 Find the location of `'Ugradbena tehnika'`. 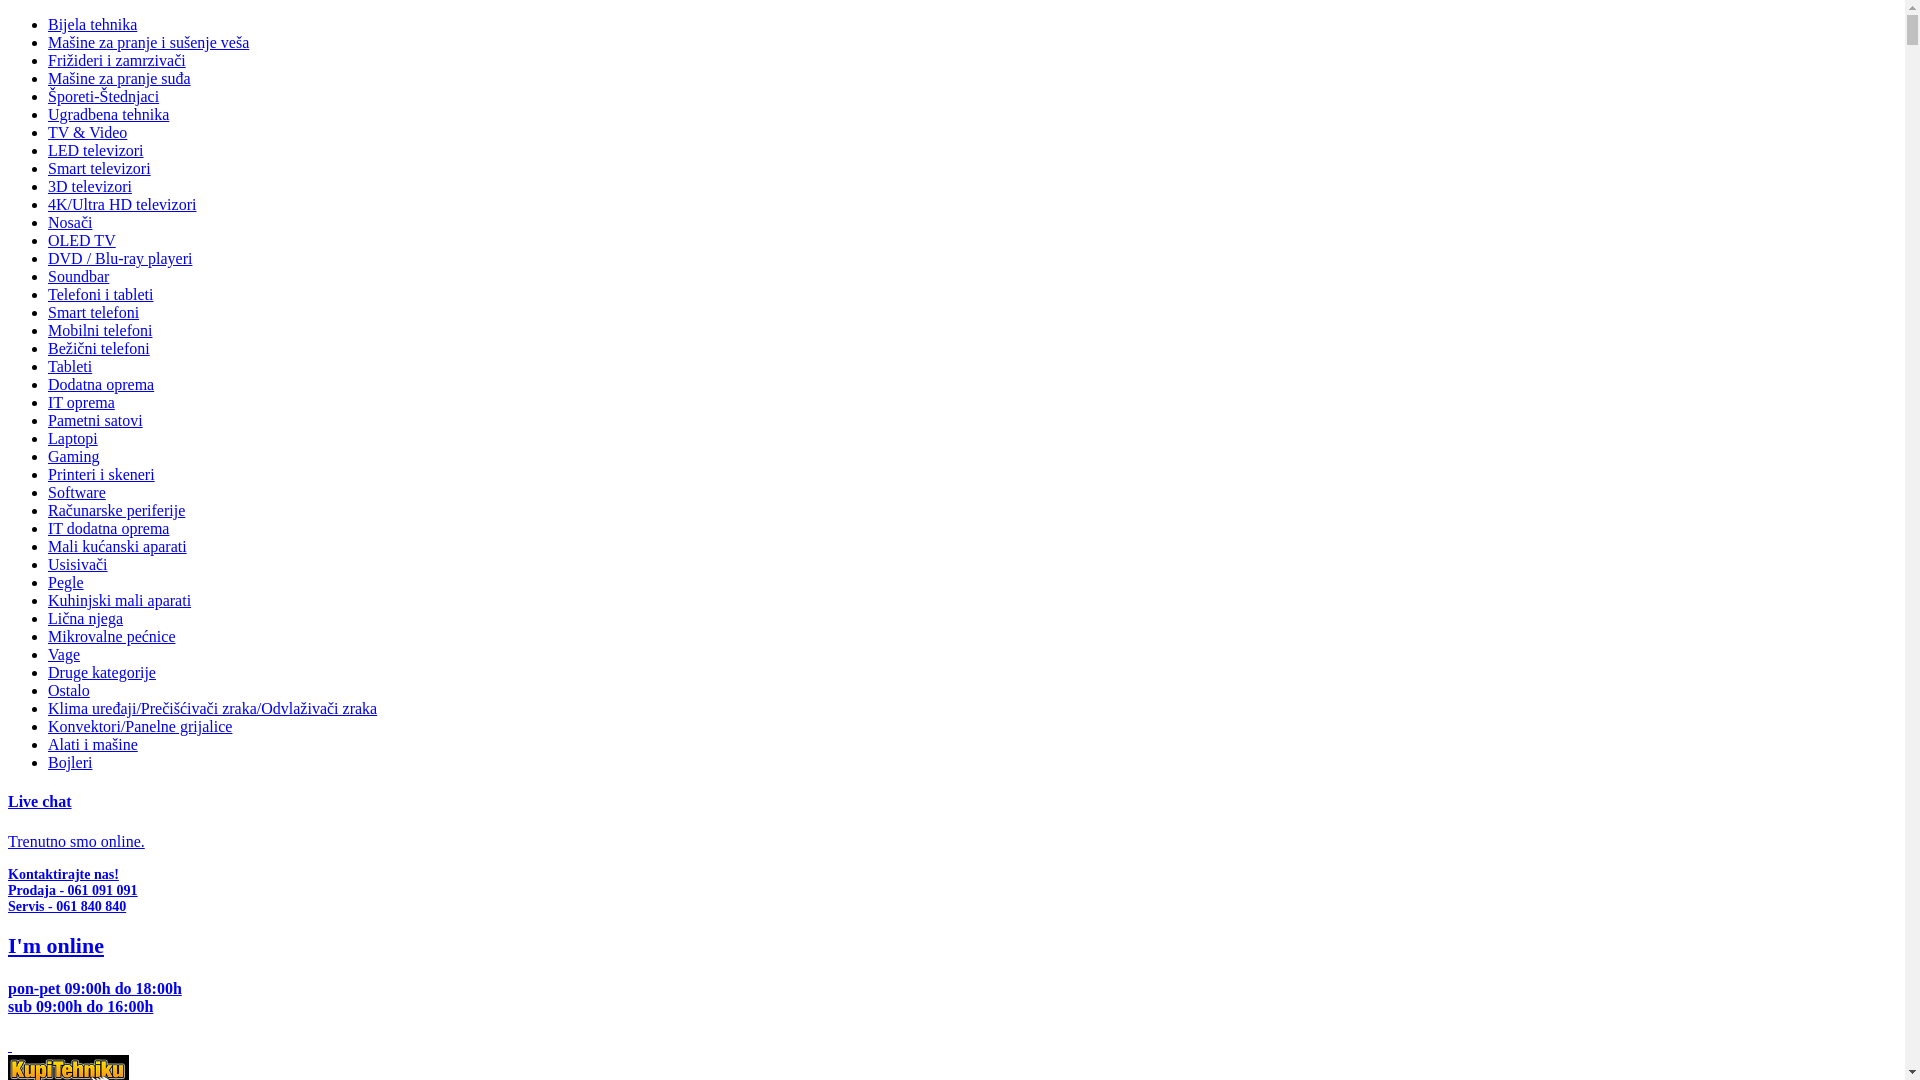

'Ugradbena tehnika' is located at coordinates (107, 114).